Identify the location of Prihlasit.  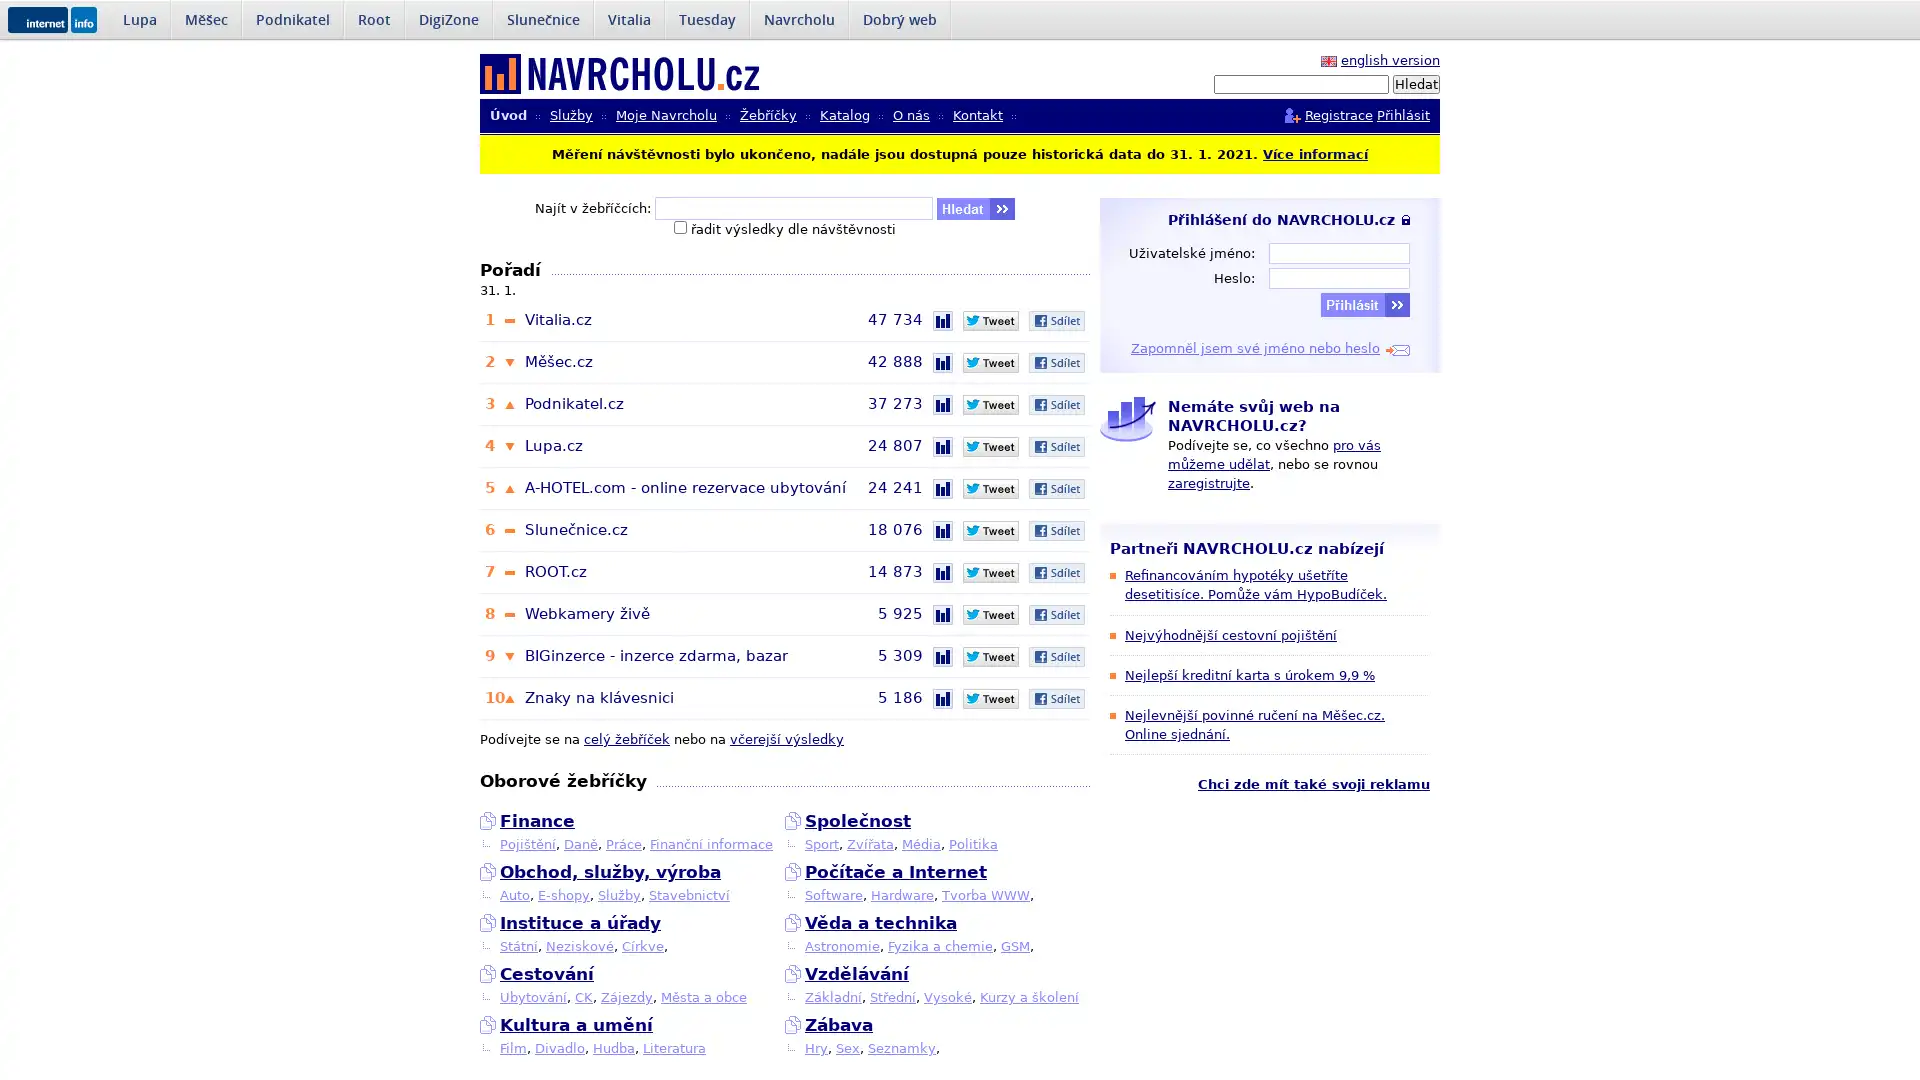
(1364, 304).